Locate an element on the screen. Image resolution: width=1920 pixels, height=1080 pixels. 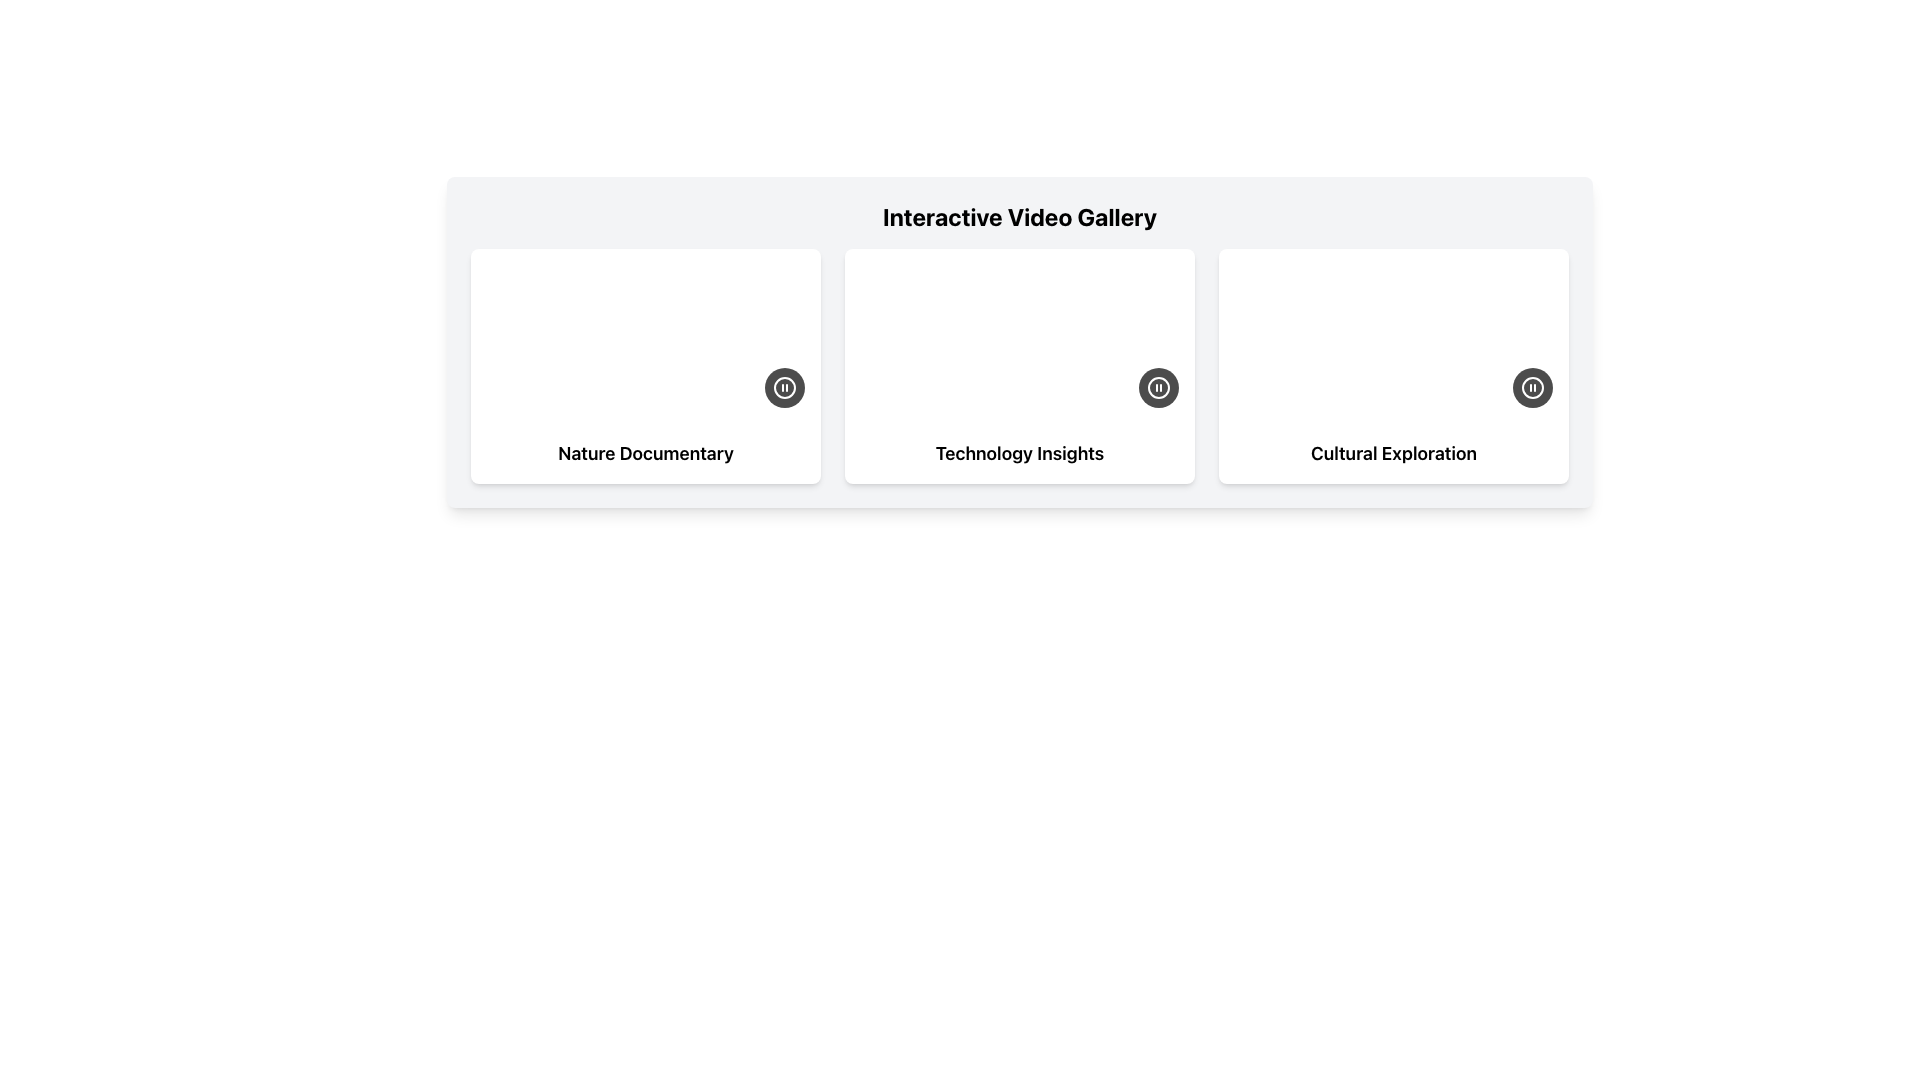
the text label that serves as a title for the associated panel in the 'Interactive Video Gallery' section, located beneath the top edge of the third panel is located at coordinates (1392, 454).